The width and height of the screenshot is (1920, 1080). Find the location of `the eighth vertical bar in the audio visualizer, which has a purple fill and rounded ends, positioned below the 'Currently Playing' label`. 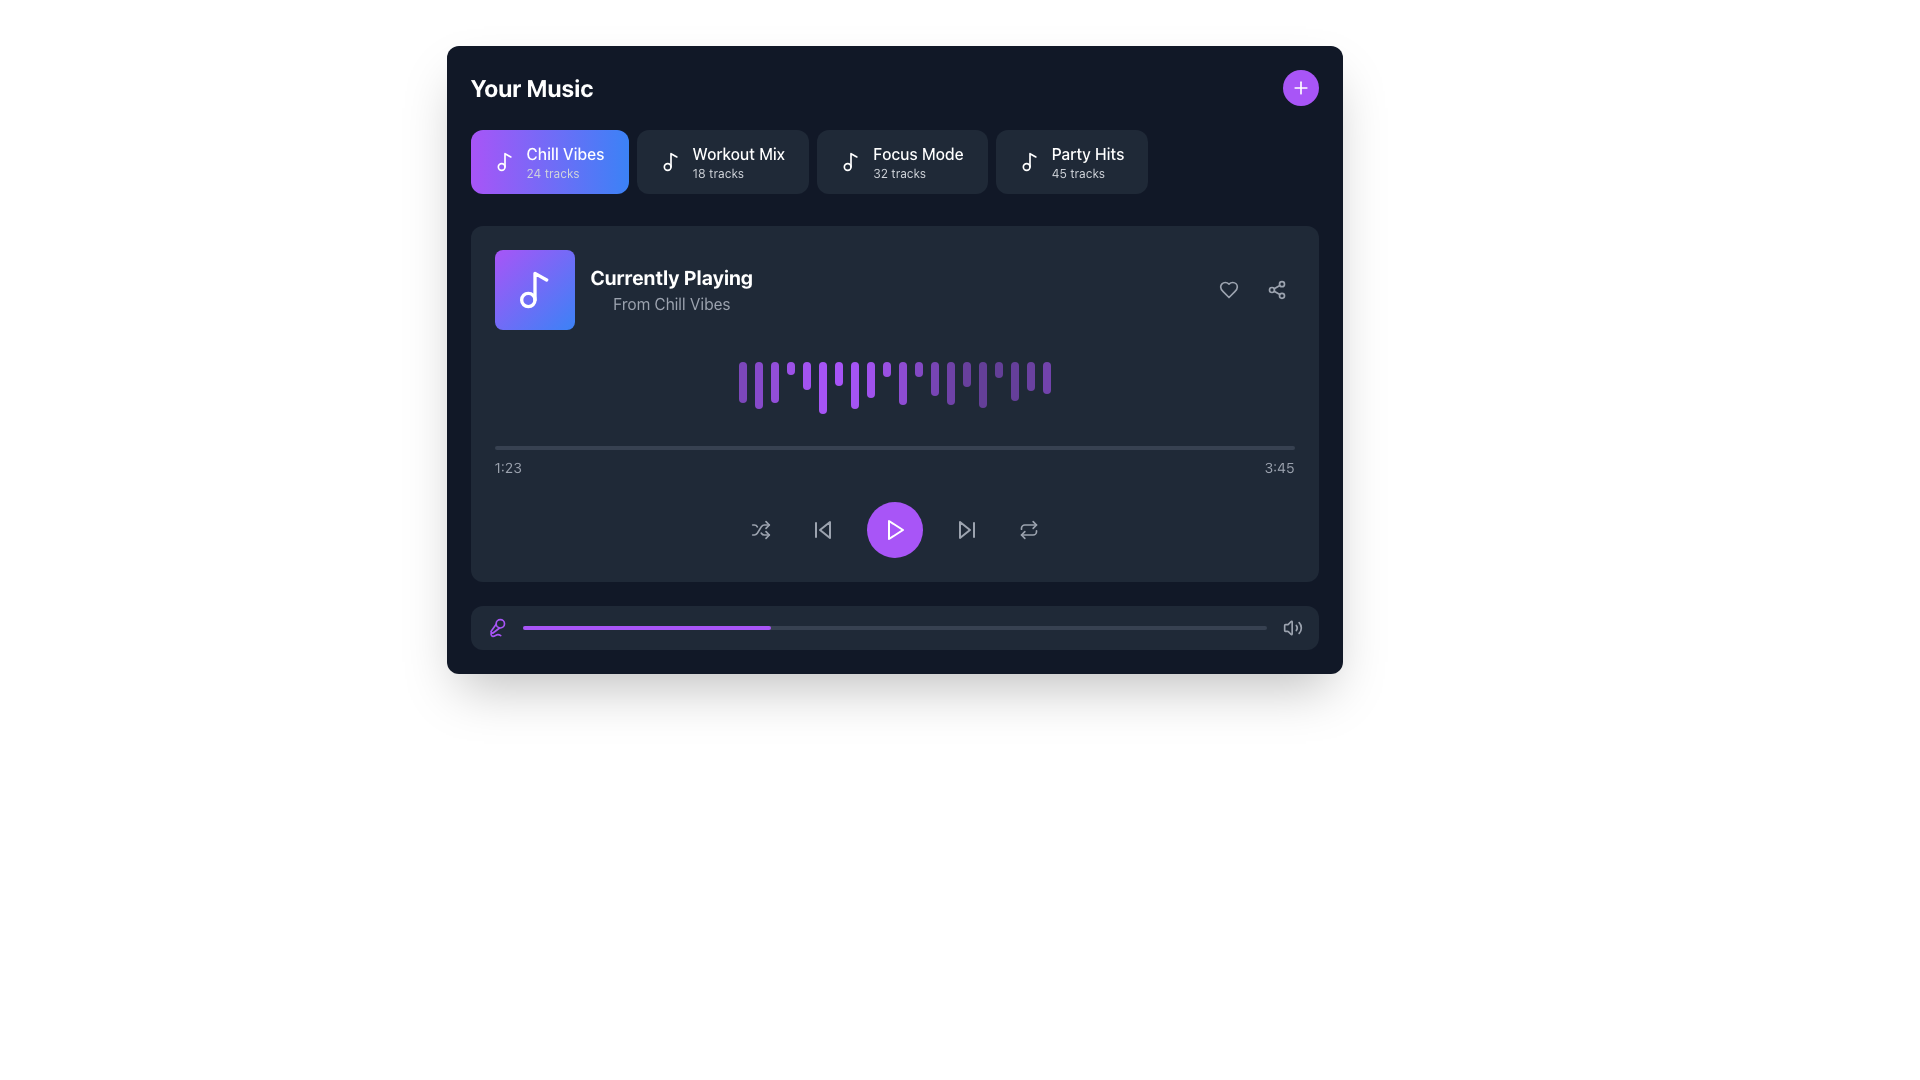

the eighth vertical bar in the audio visualizer, which has a purple fill and rounded ends, positioned below the 'Currently Playing' label is located at coordinates (854, 385).